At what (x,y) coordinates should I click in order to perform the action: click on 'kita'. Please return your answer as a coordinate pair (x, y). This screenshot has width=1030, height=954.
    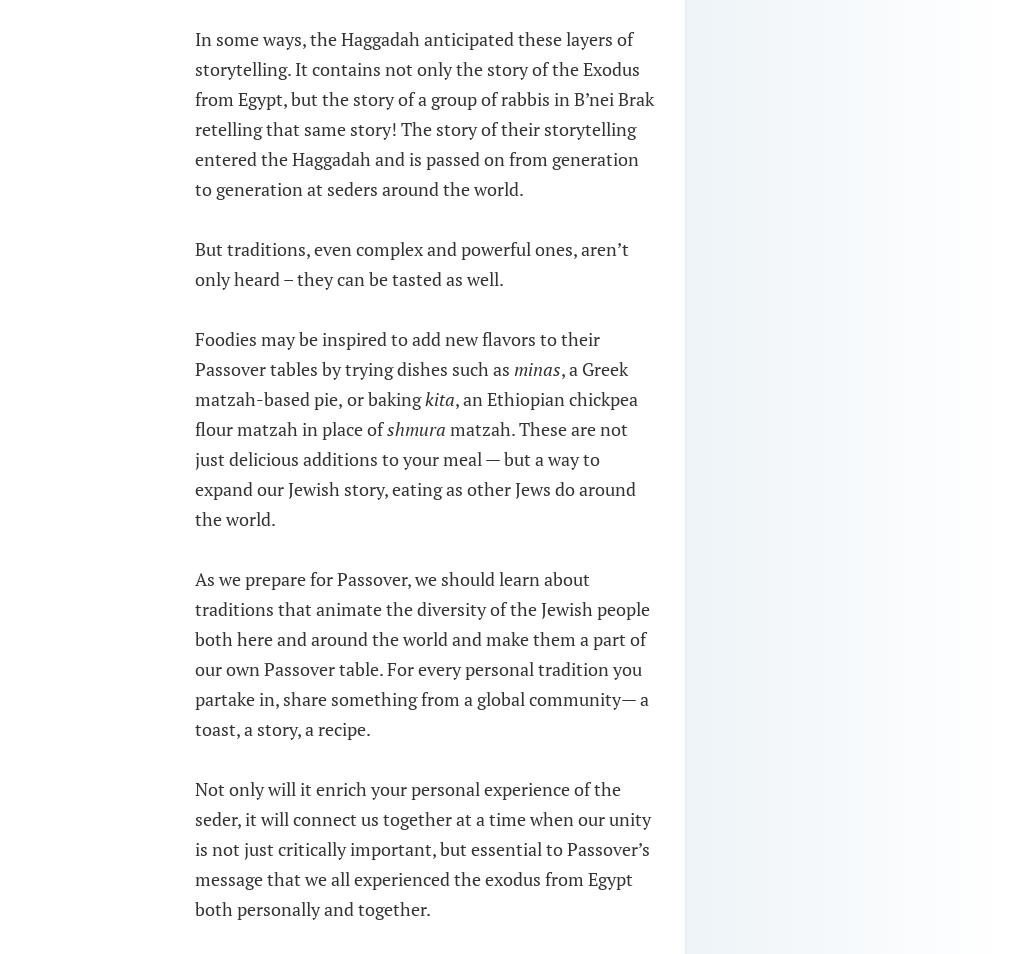
    Looking at the image, I should click on (439, 398).